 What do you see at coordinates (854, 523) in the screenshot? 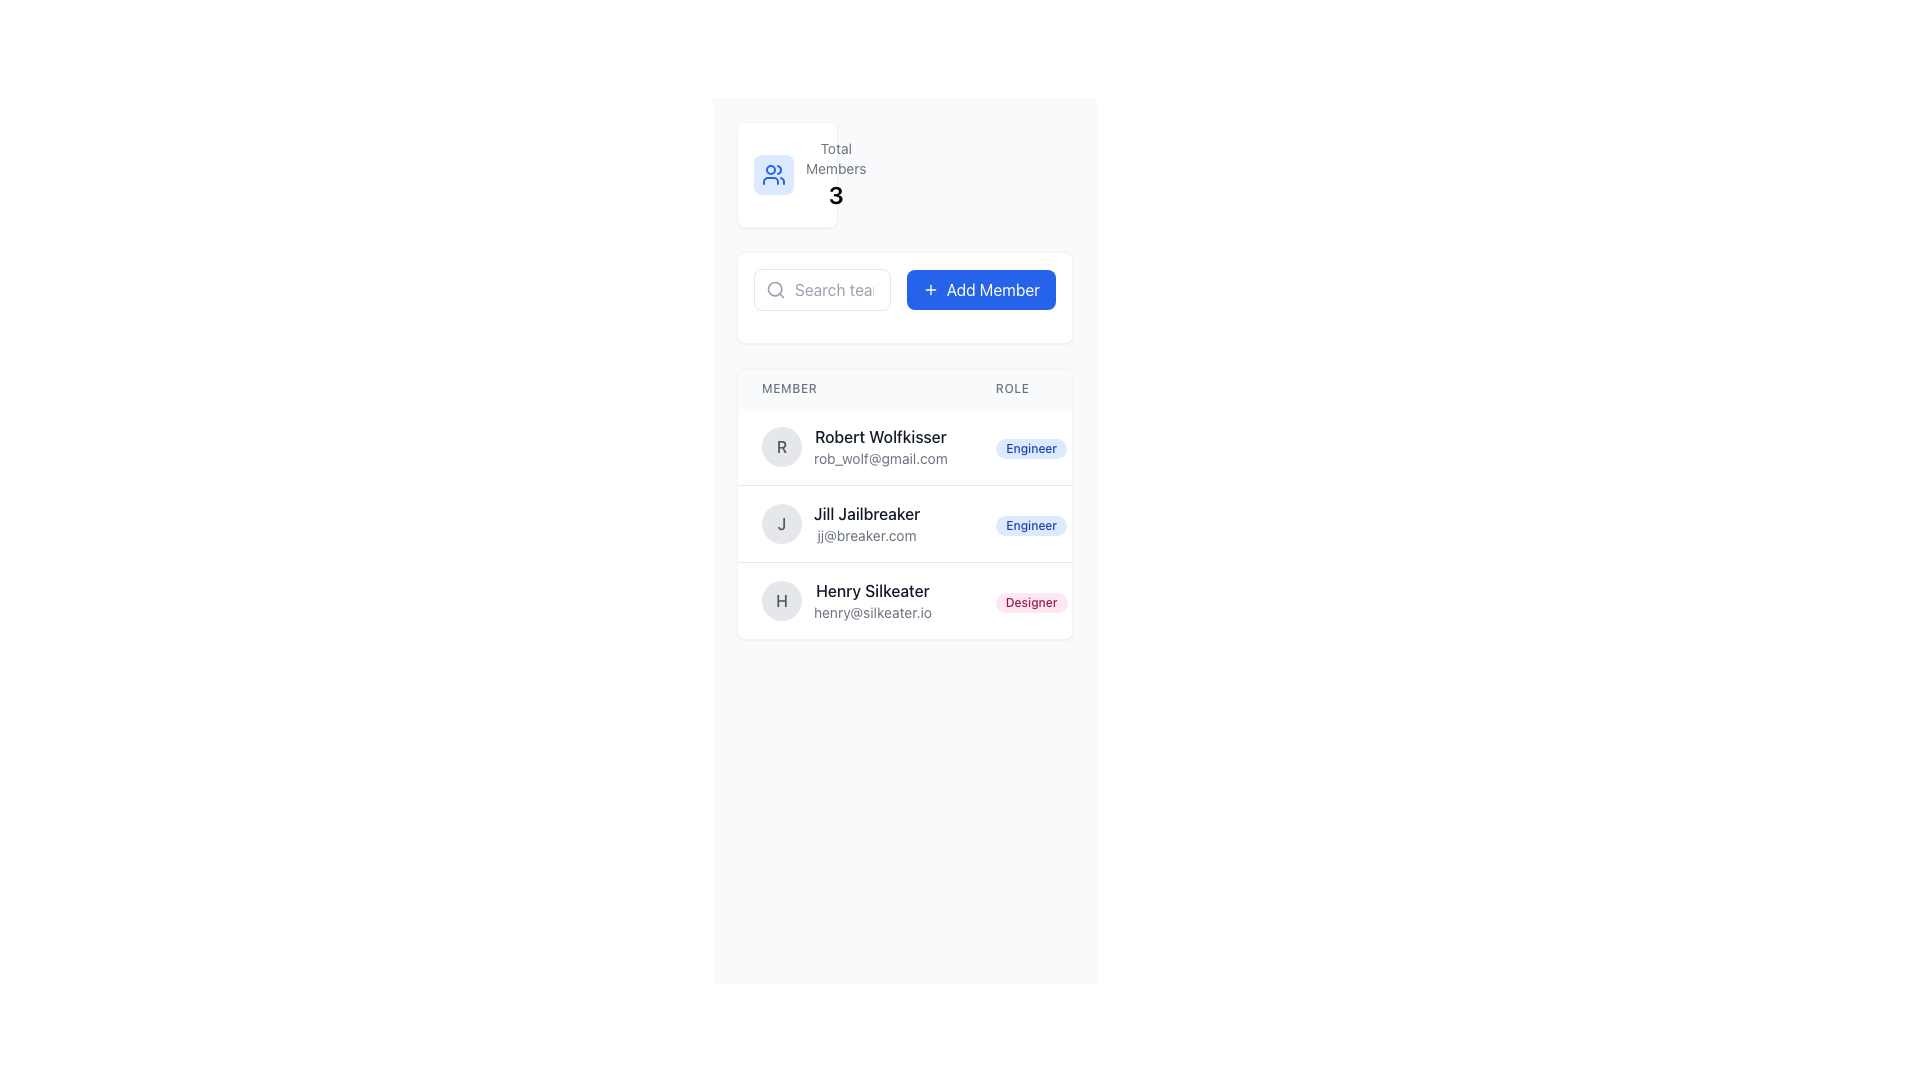
I see `the member entry in the directory that displays the avatar and details for the second member, located below 'Robert Wolfkisser' and above 'Henry Silkeater'` at bounding box center [854, 523].